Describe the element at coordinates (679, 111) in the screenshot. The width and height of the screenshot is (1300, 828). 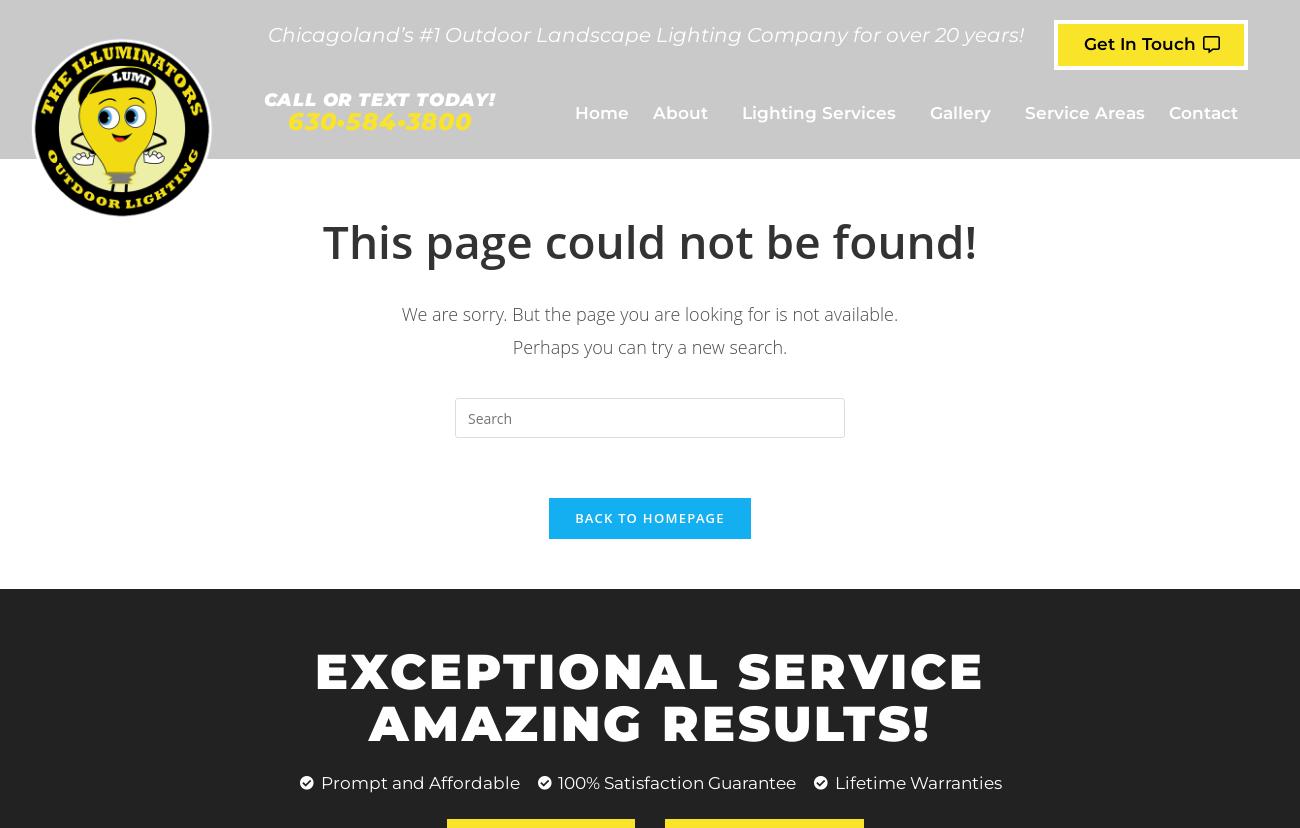
I see `'About'` at that location.